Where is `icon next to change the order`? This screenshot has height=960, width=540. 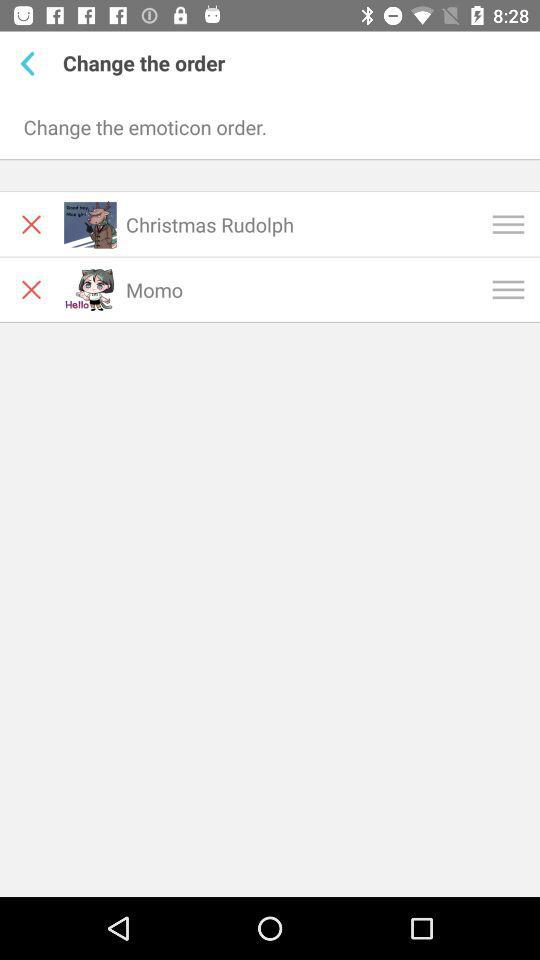
icon next to change the order is located at coordinates (30, 63).